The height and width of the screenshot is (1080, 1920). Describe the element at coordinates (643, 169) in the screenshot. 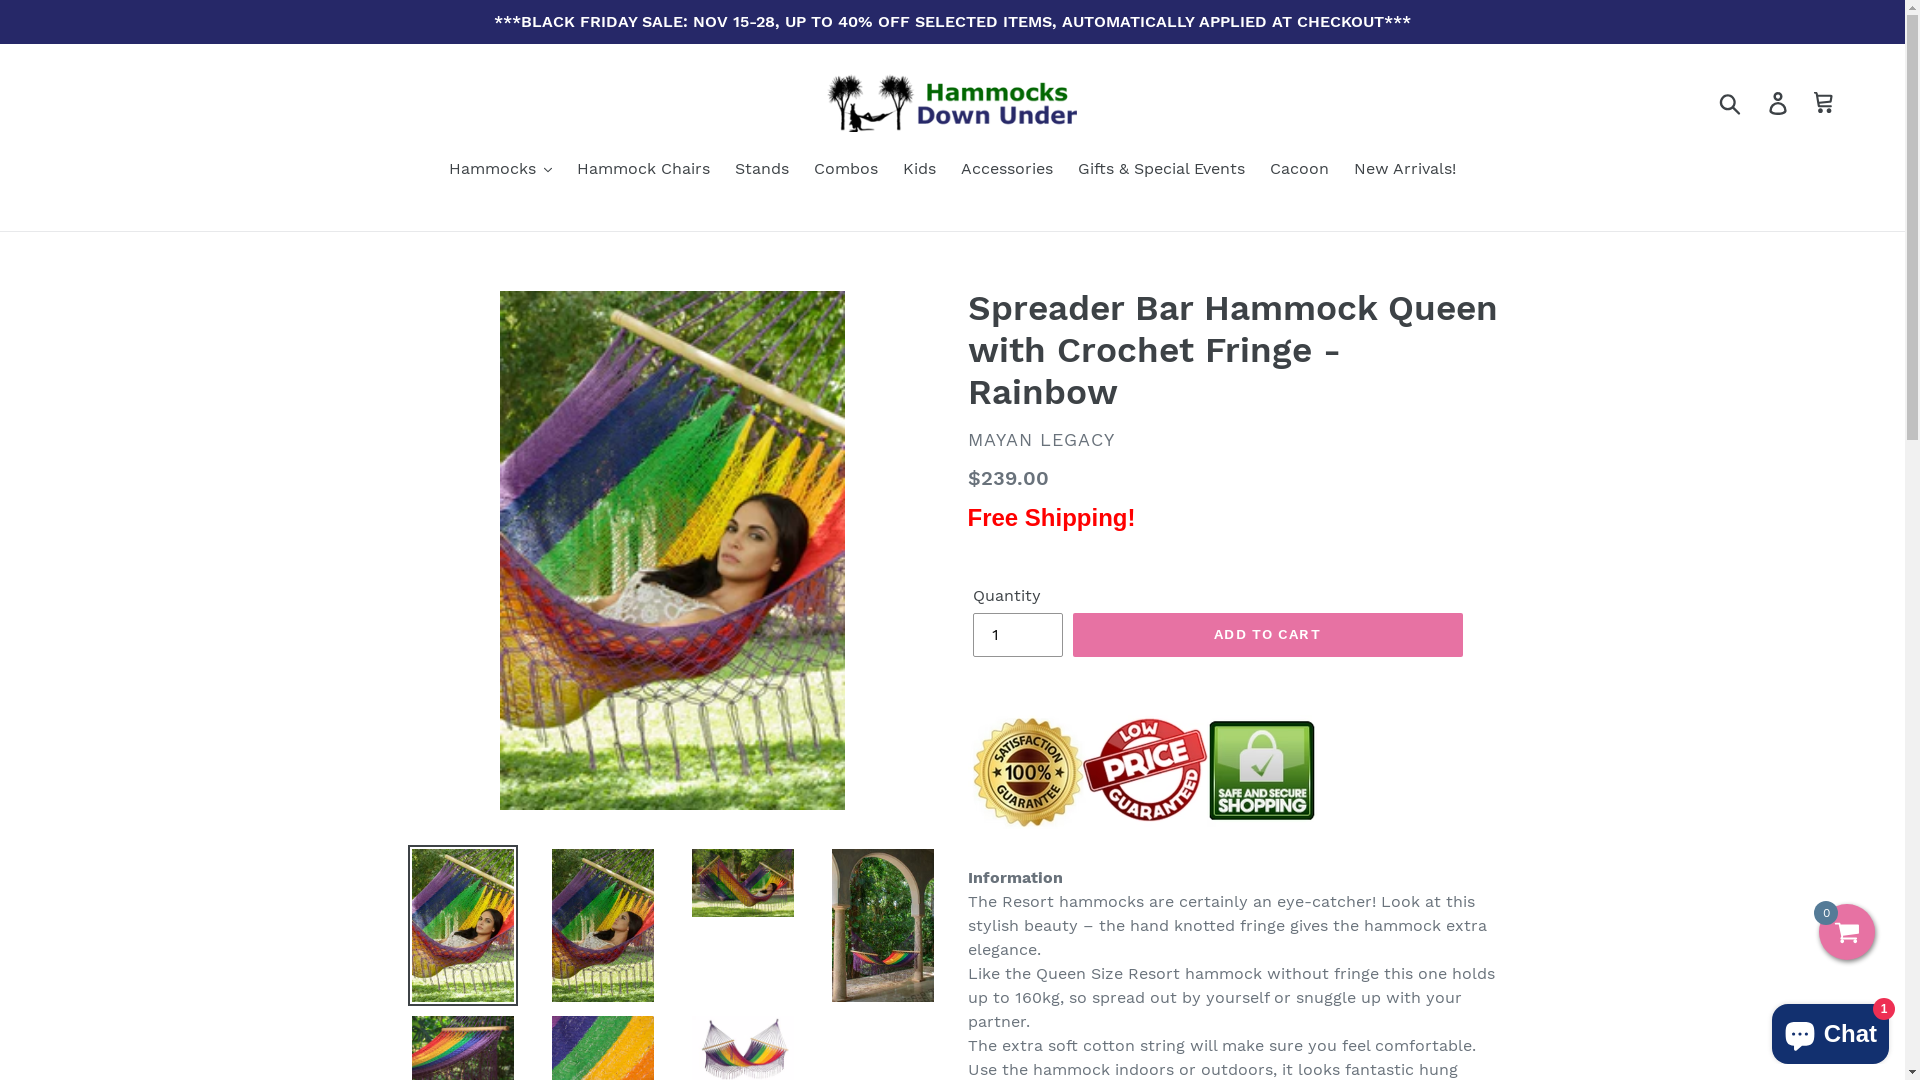

I see `'Hammock Chairs'` at that location.